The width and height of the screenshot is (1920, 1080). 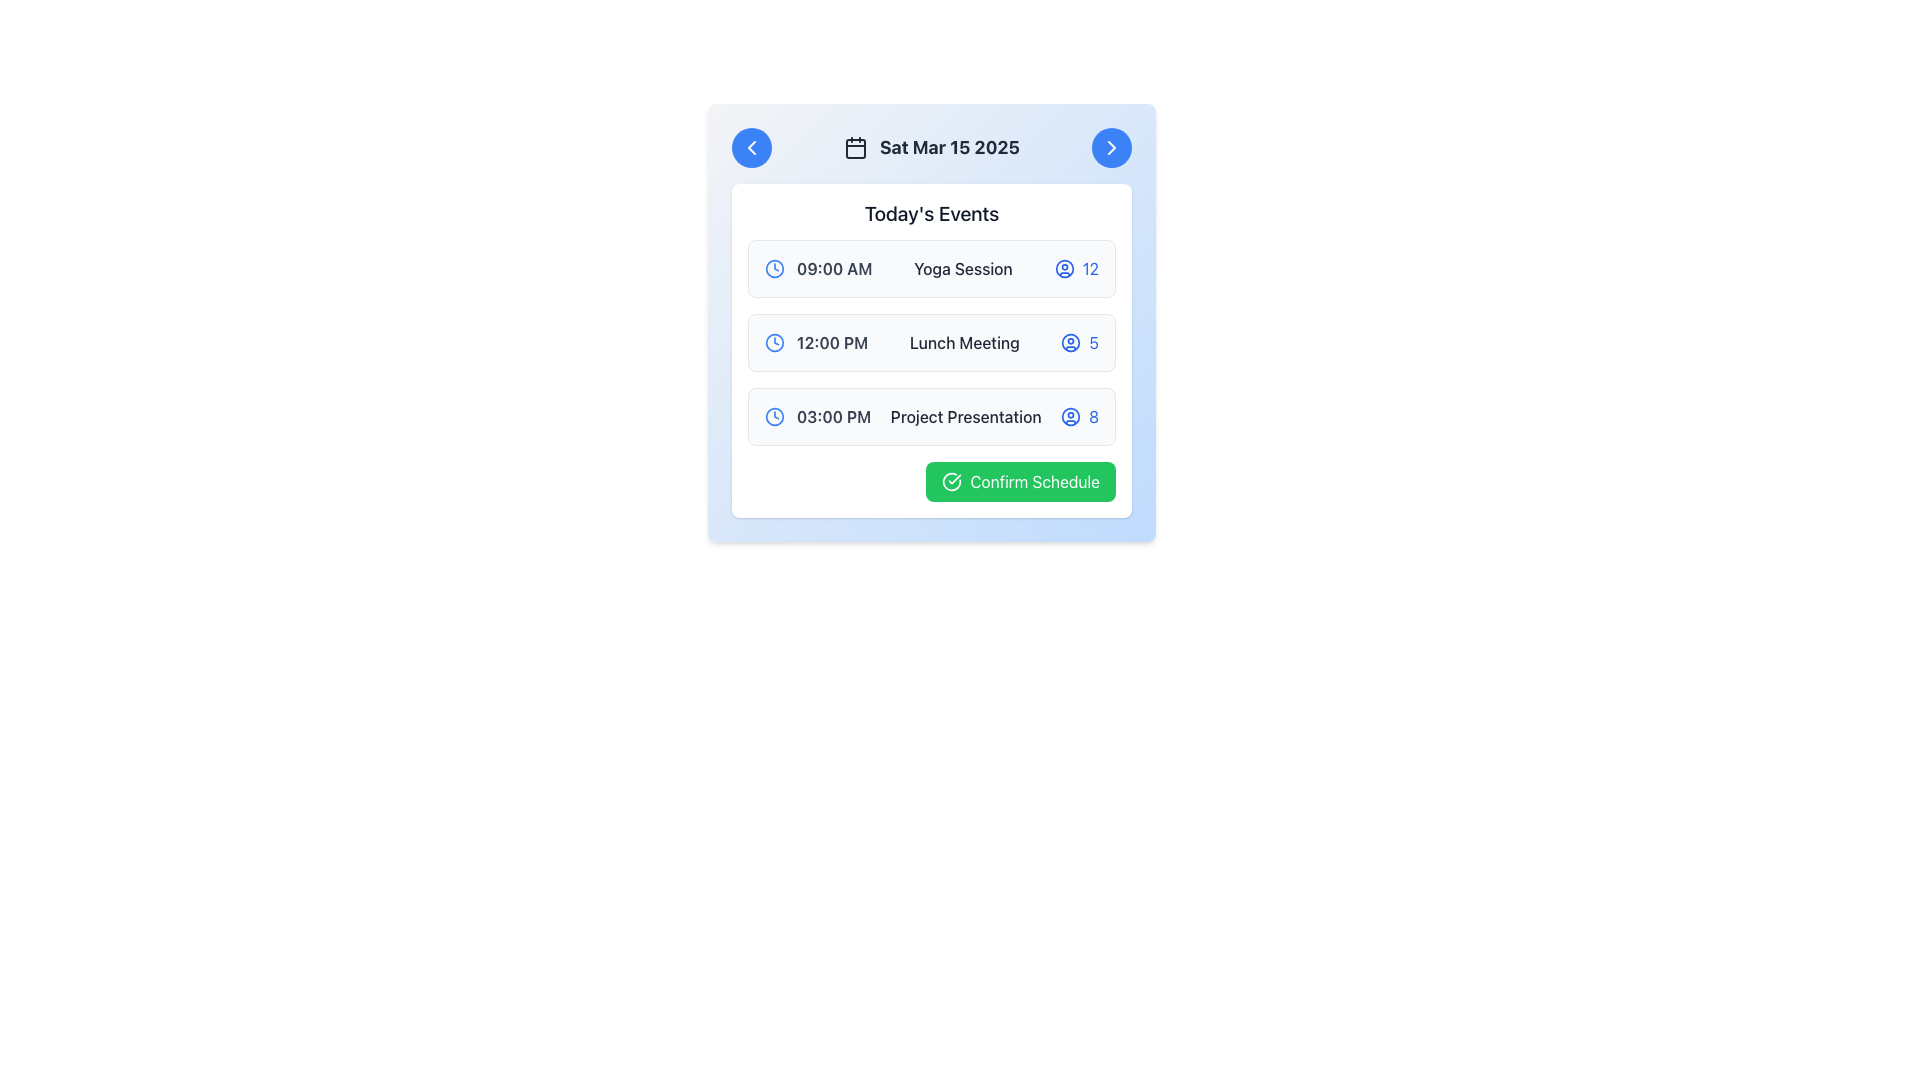 I want to click on the text element that indicates the name of the event planned for 9:00 AM, located in the second column of the first row in the card listing events, so click(x=963, y=268).